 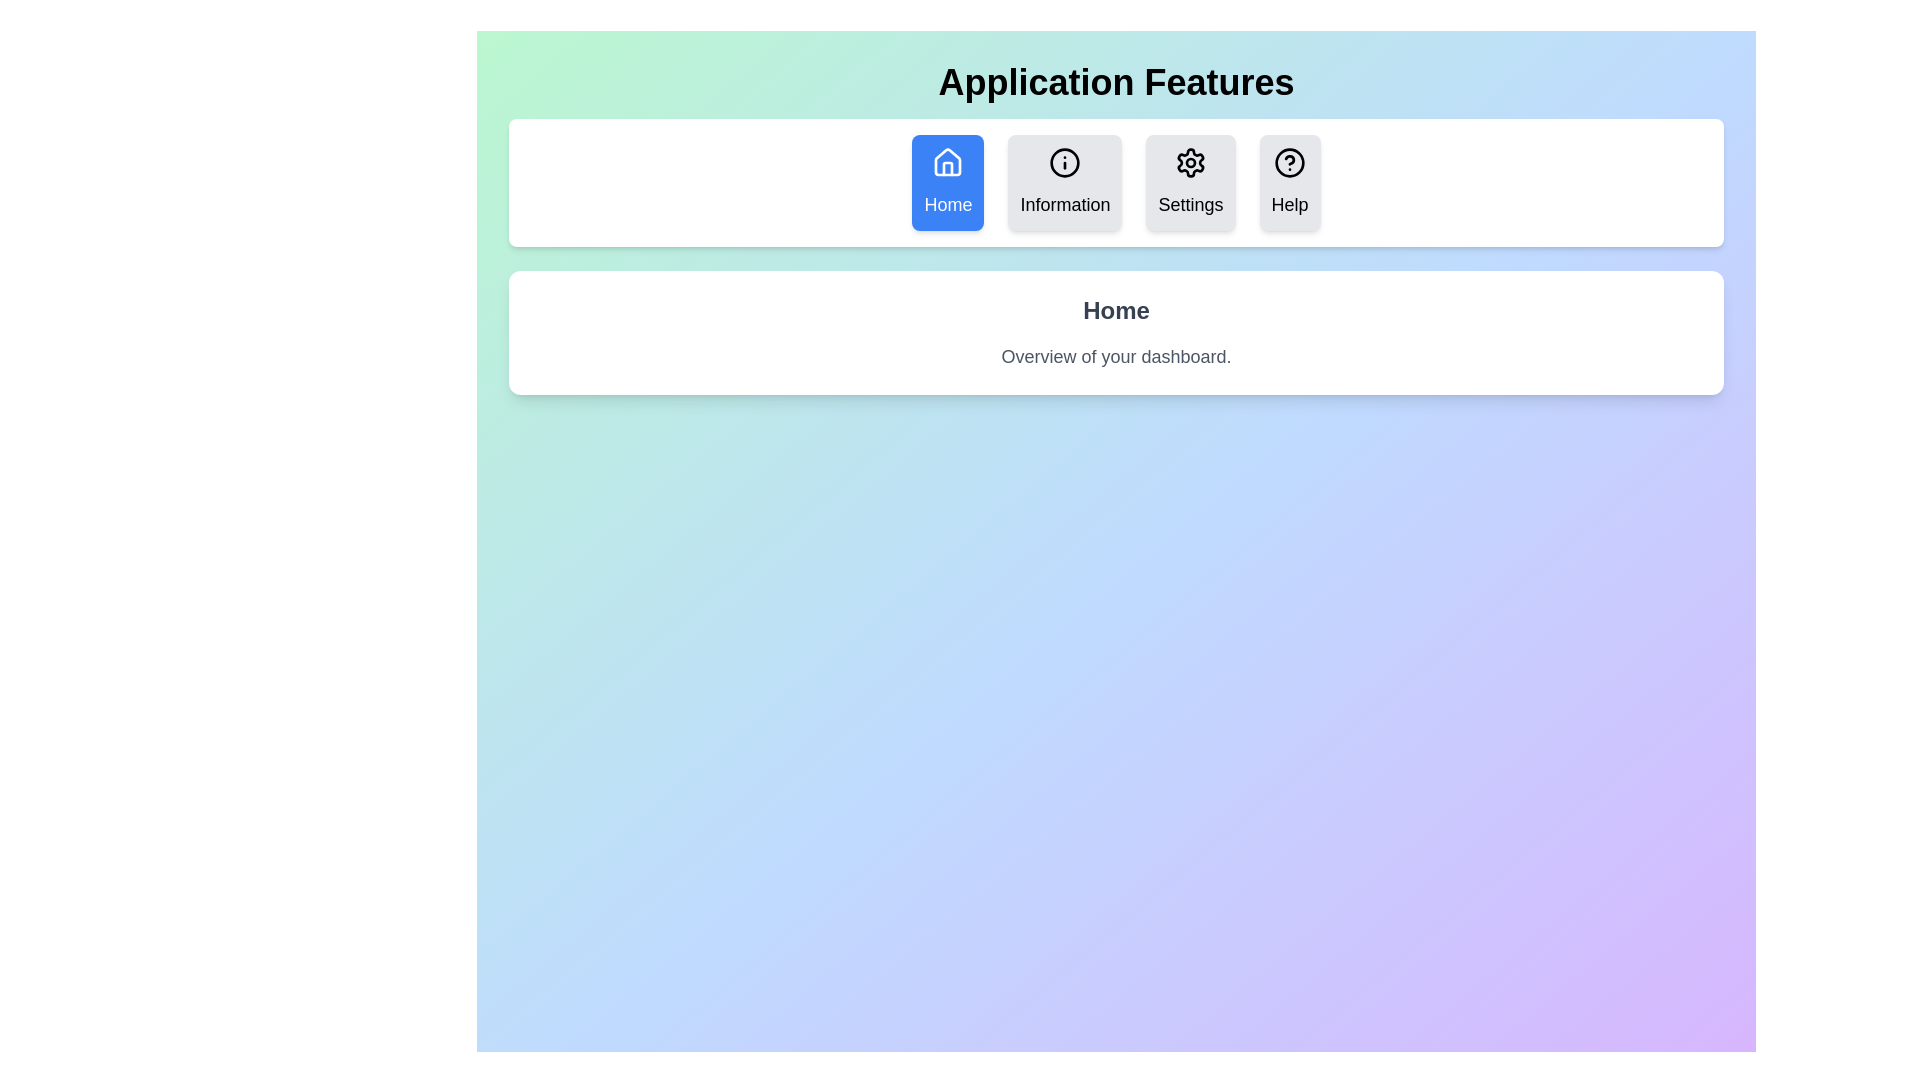 I want to click on the Settings tab button to switch to that tab, so click(x=1190, y=182).